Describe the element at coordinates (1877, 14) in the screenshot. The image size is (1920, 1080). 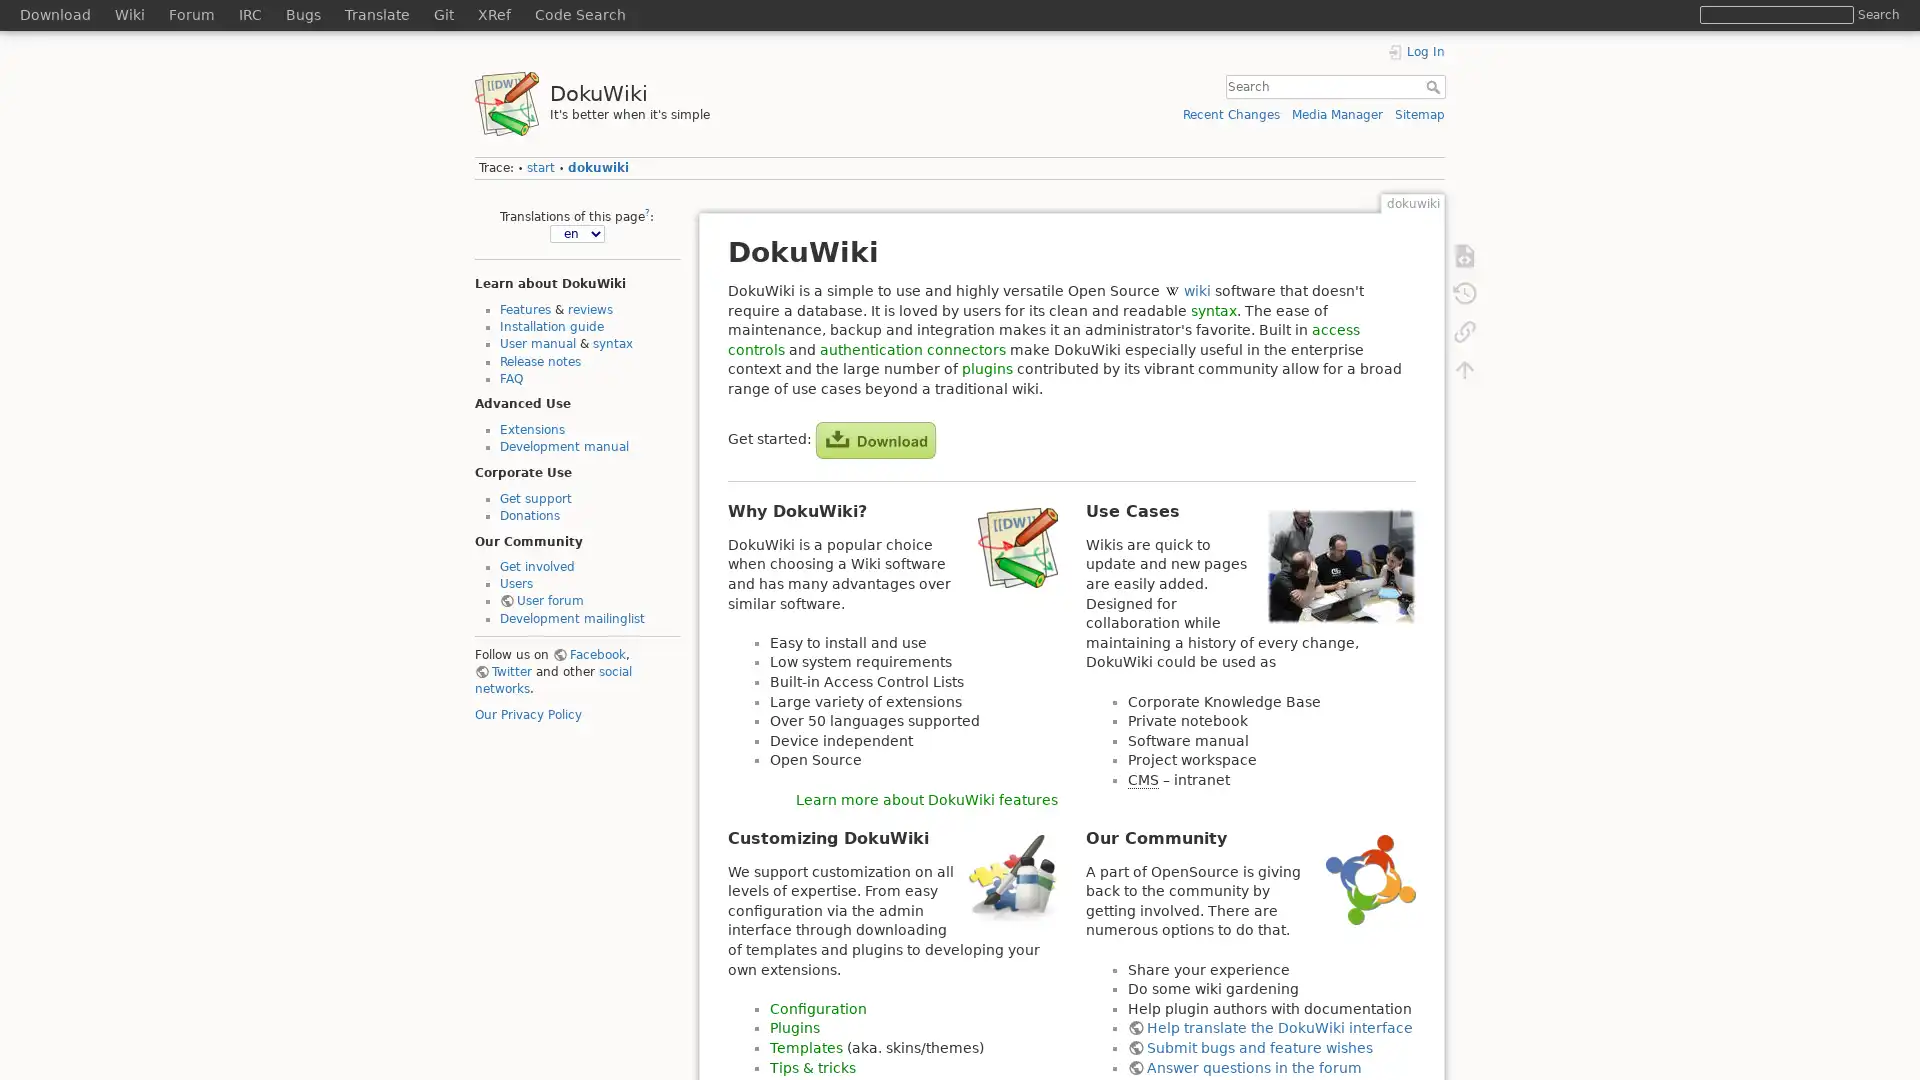
I see `Search` at that location.